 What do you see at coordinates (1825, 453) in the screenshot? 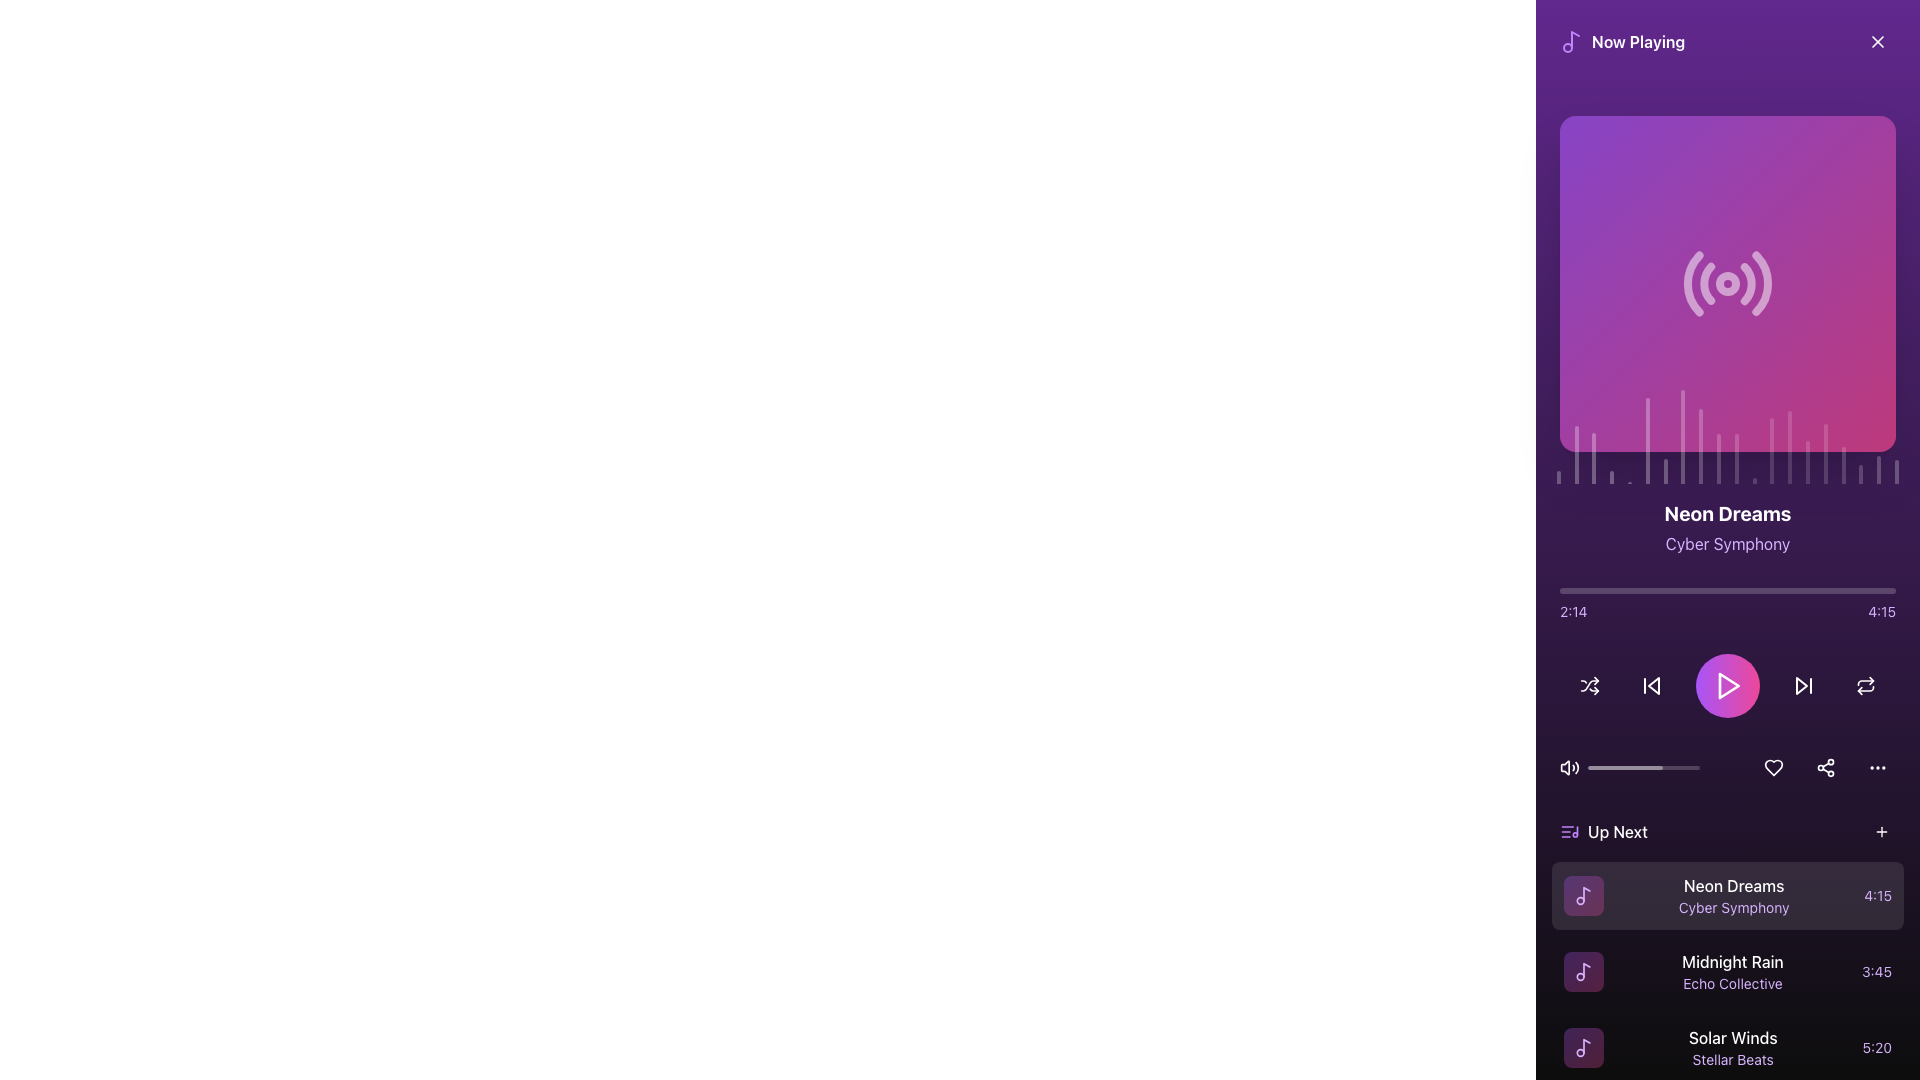
I see `the 16th vertical white progress indicator segment (waveform bar) in the purple-themed media player interface, which is part of a series of 20 bars representing waveform visualization` at bounding box center [1825, 453].